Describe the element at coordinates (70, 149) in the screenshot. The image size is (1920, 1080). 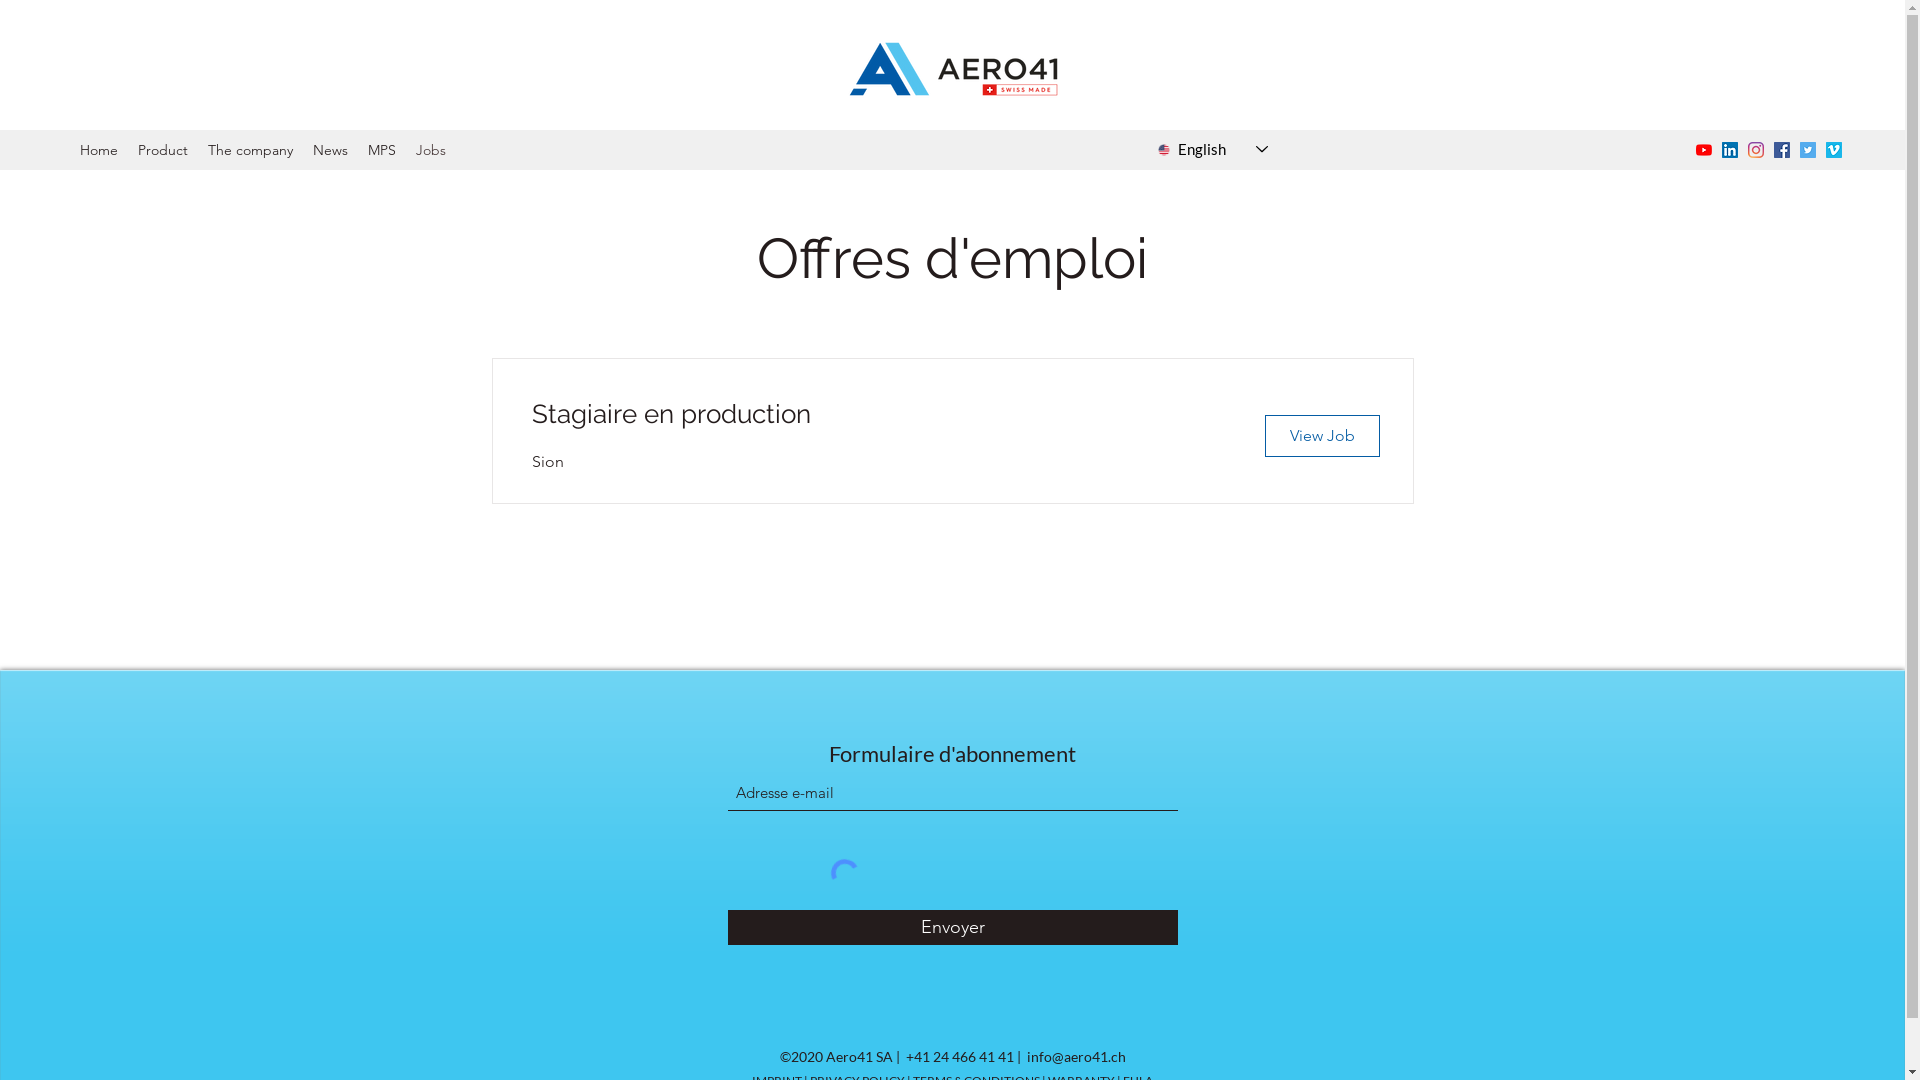
I see `'Home'` at that location.